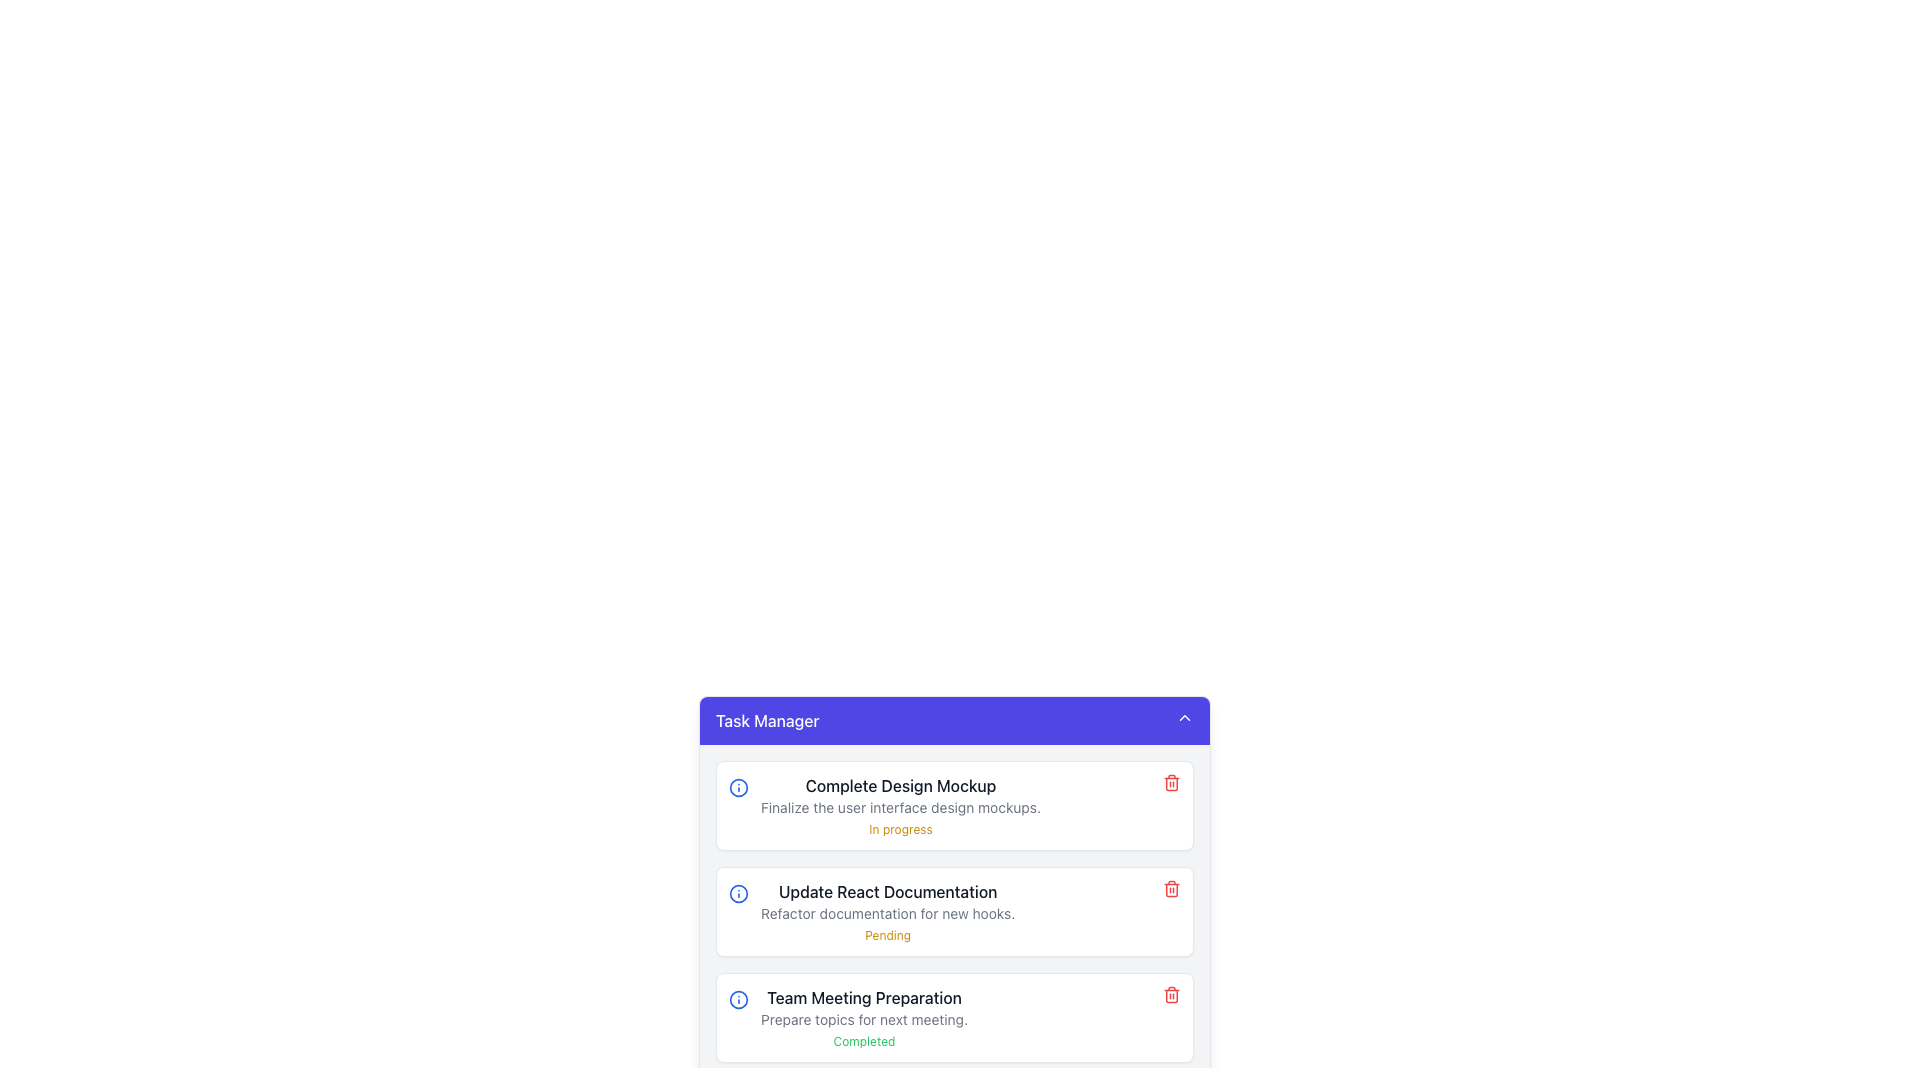 Image resolution: width=1920 pixels, height=1080 pixels. Describe the element at coordinates (954, 911) in the screenshot. I see `the yellow status label of the Task Card, which is the second entry in the vertical list of task items in the task manager interface` at that location.